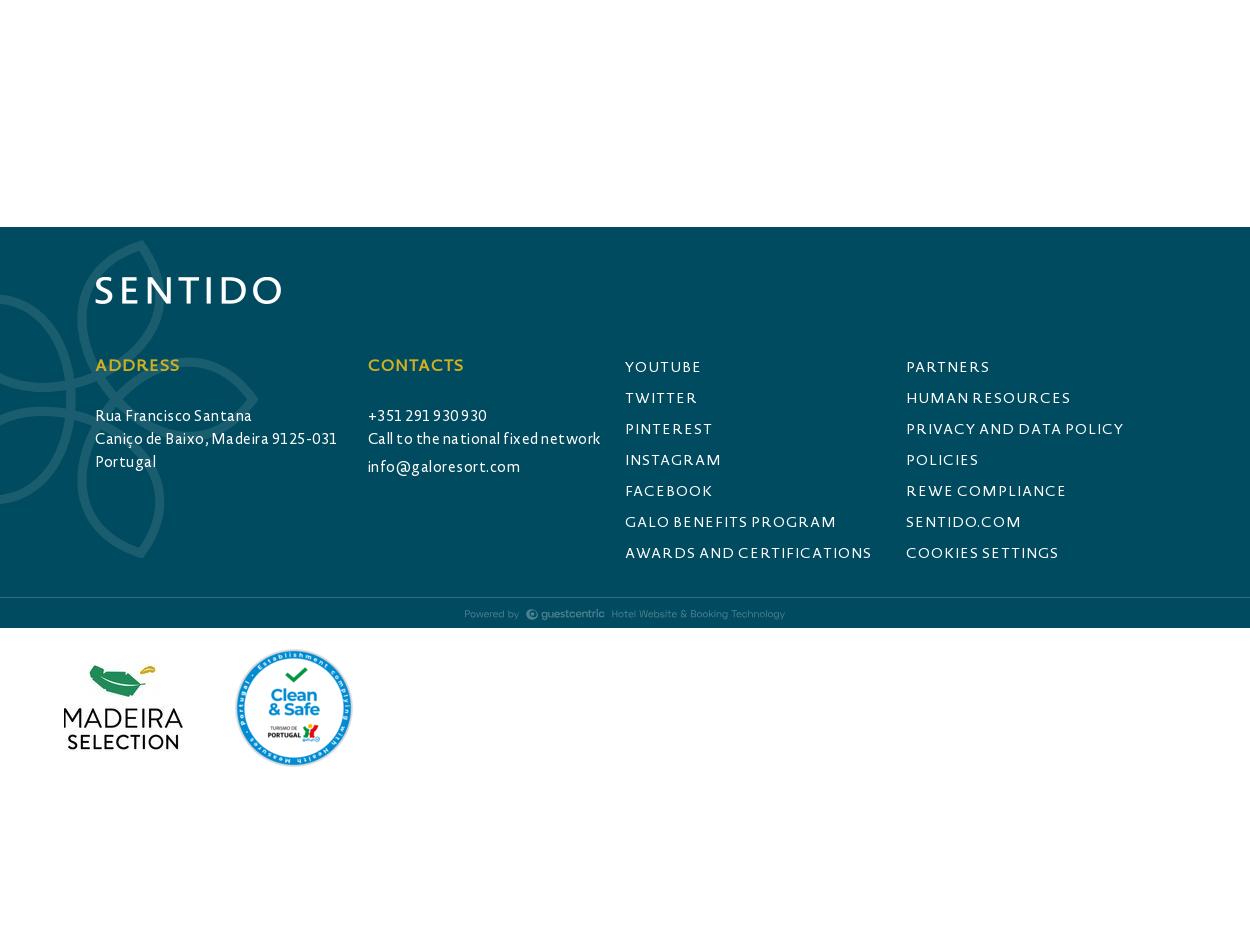  Describe the element at coordinates (94, 365) in the screenshot. I see `'Address'` at that location.